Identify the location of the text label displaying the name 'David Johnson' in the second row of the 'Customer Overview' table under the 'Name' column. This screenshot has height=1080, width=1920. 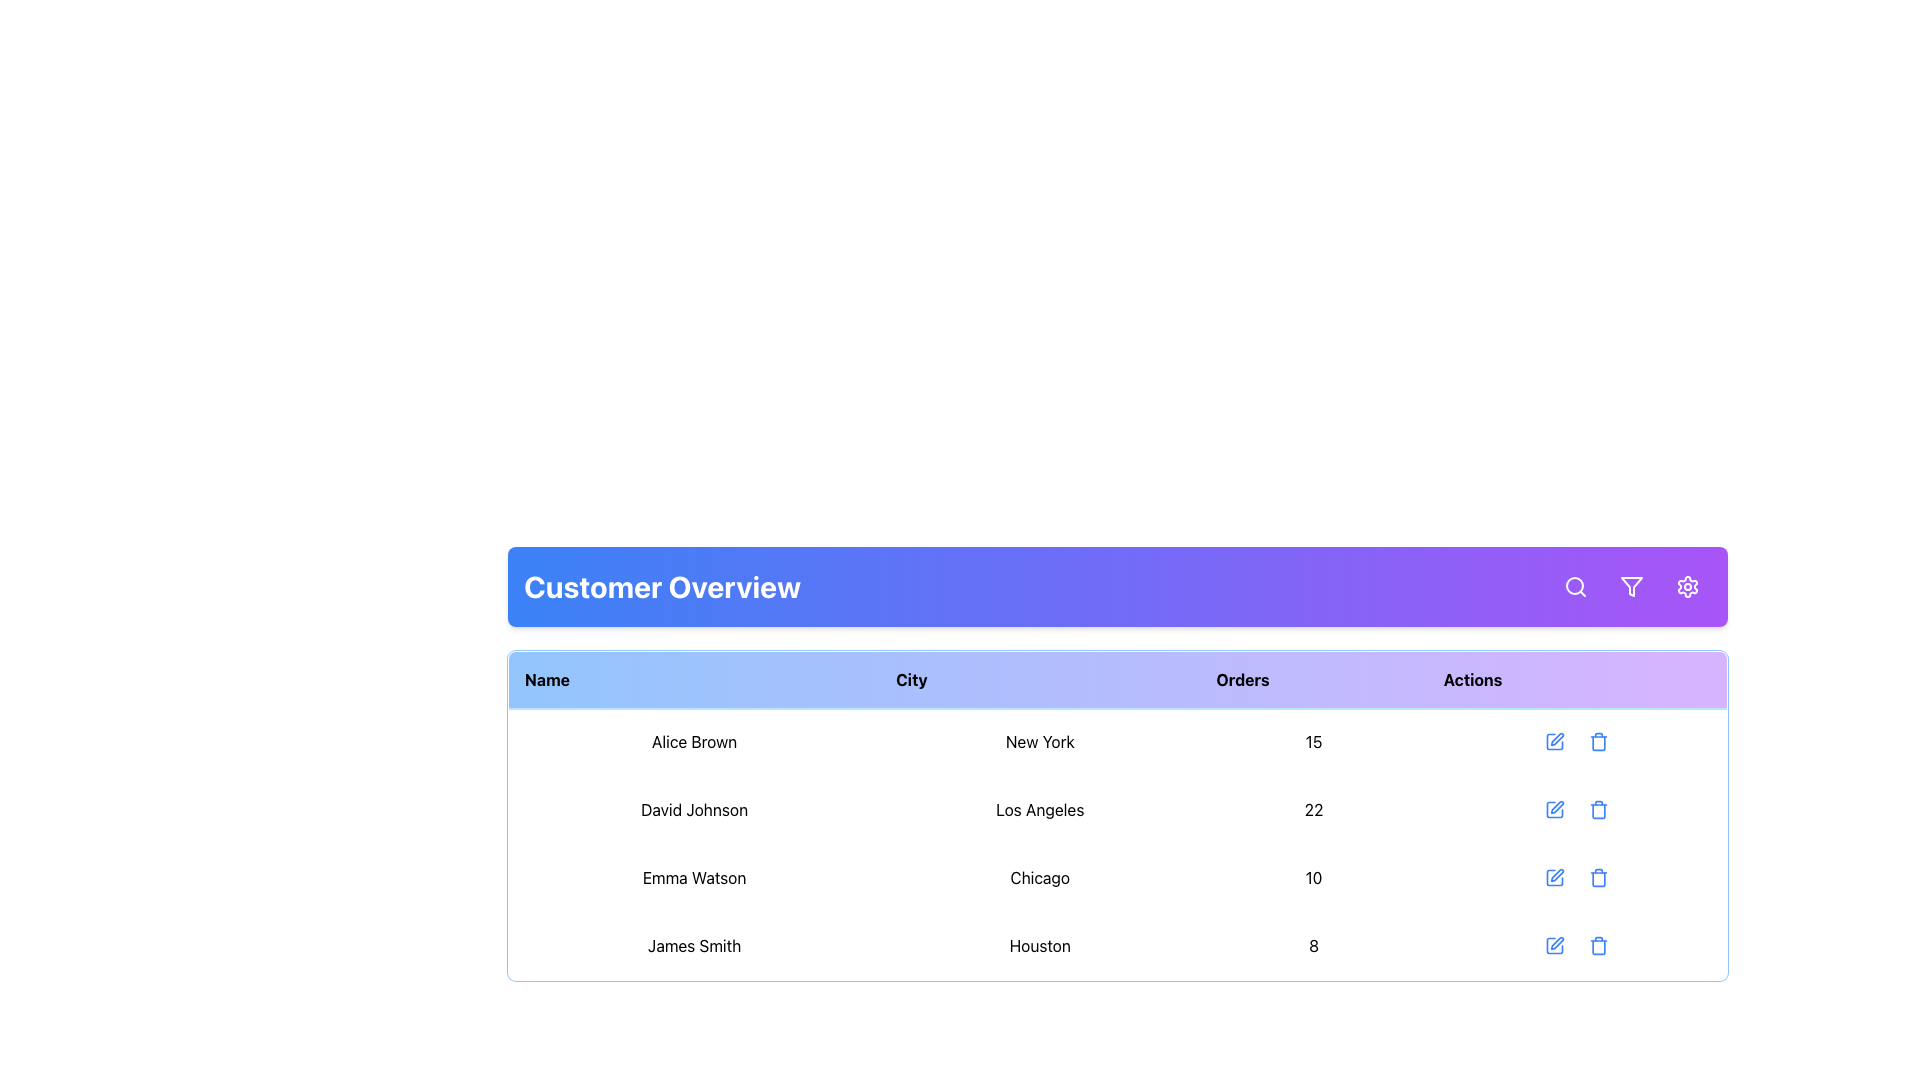
(694, 810).